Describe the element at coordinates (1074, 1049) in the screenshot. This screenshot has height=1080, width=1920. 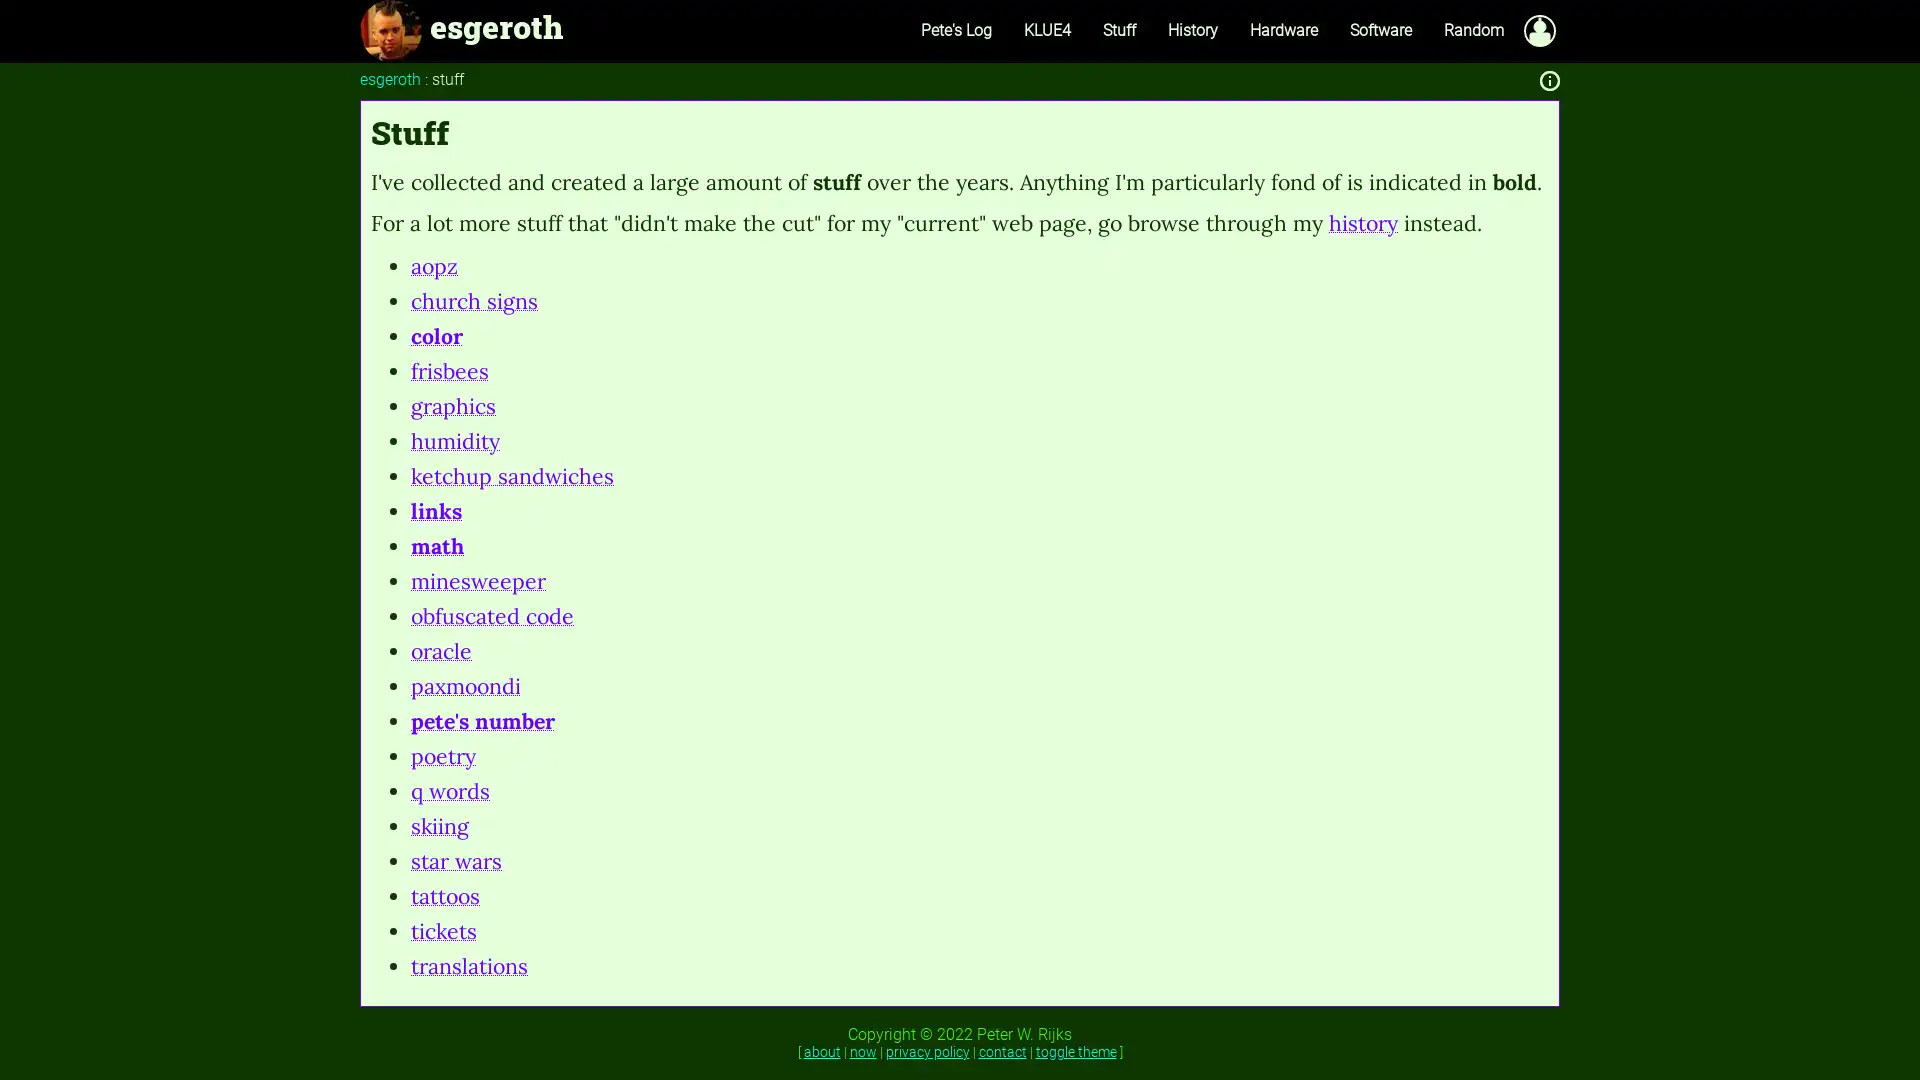
I see `toggle theme` at that location.